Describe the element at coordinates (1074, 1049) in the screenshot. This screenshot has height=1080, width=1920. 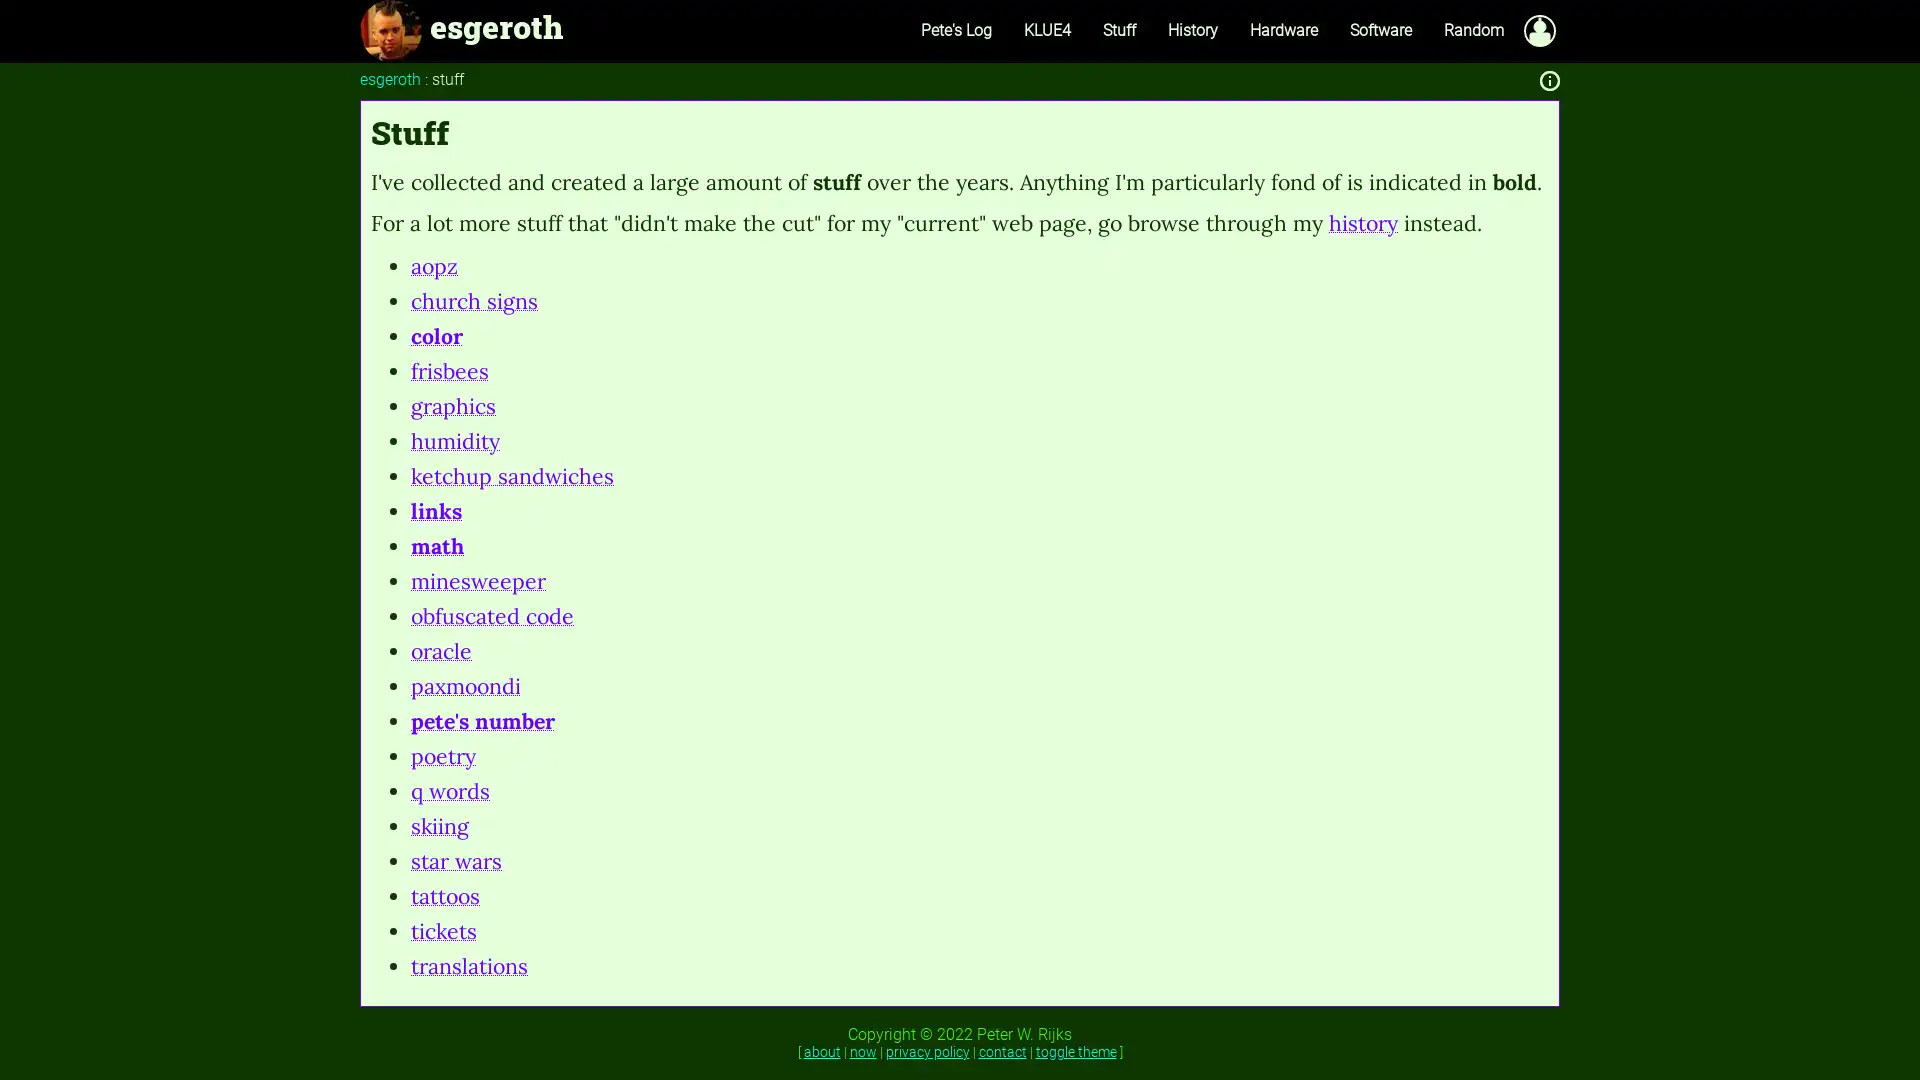
I see `toggle theme` at that location.